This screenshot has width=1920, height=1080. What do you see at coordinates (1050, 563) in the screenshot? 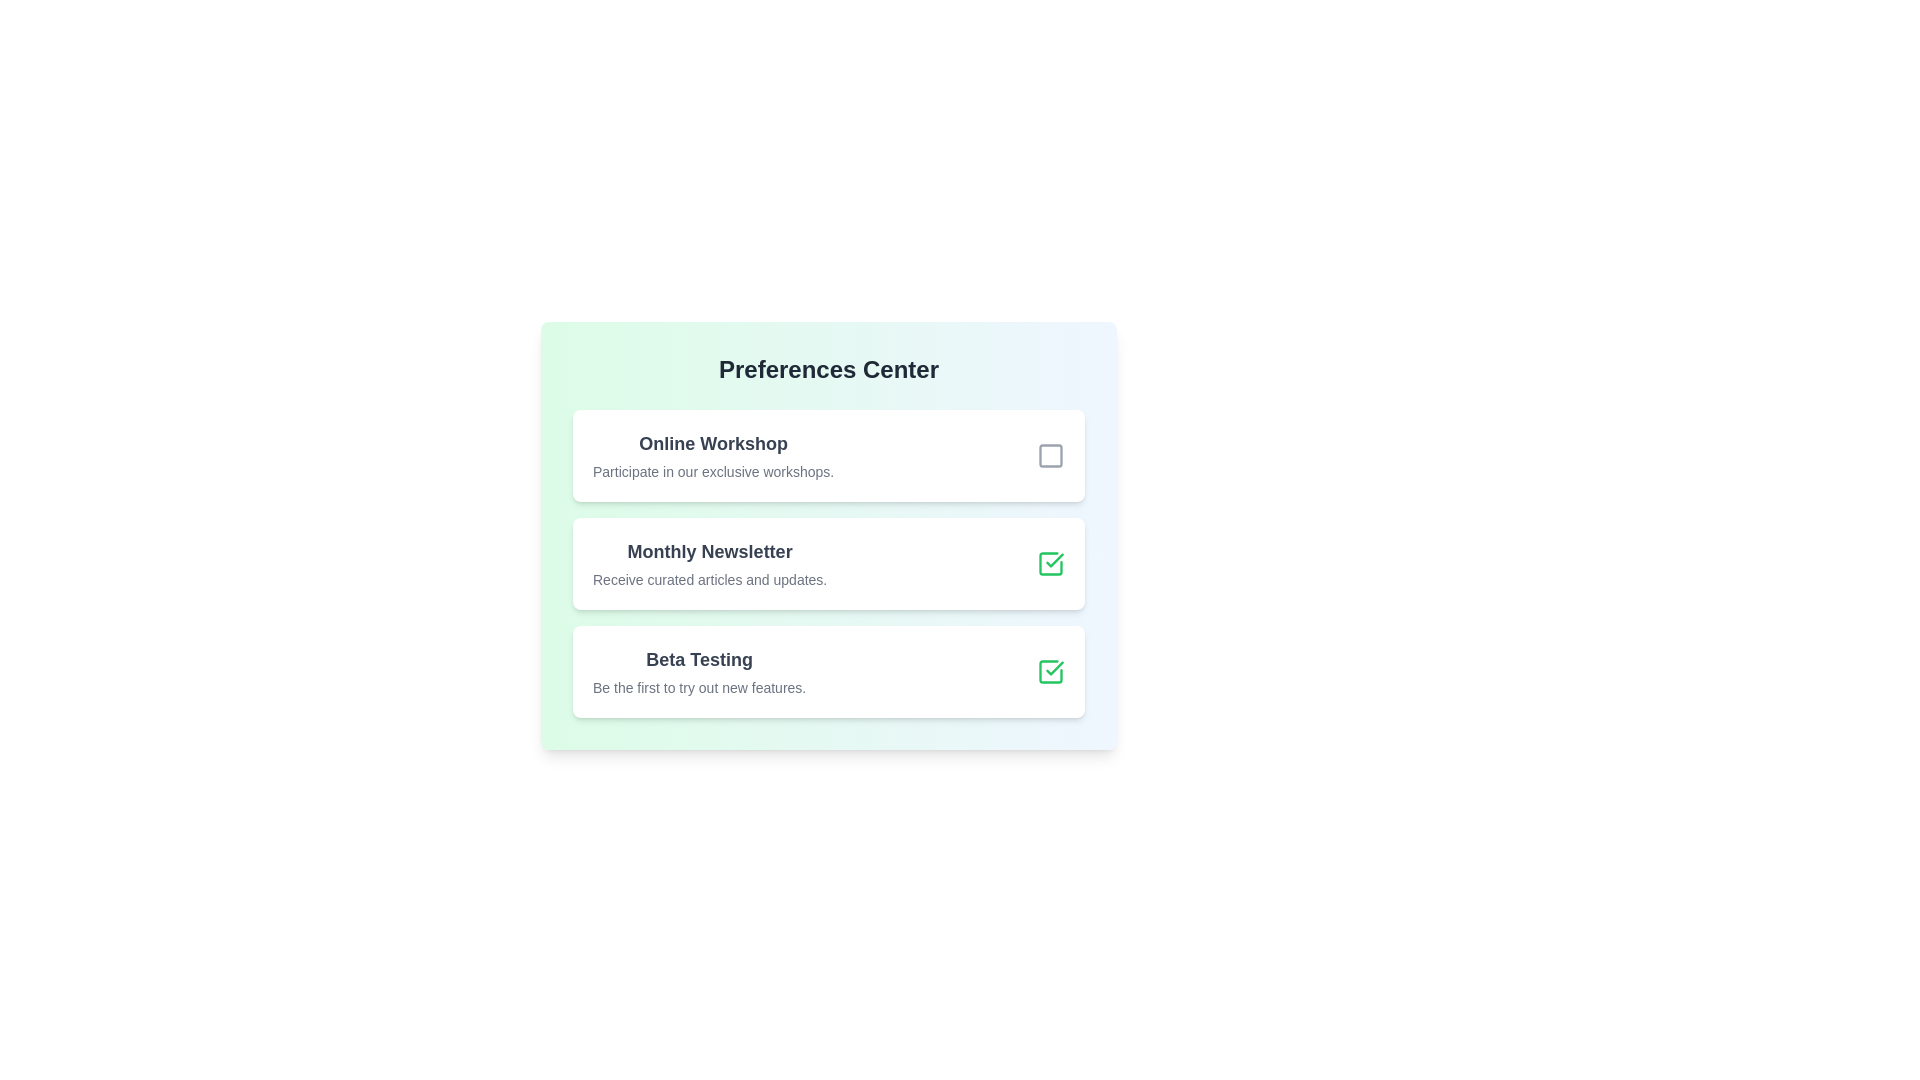
I see `the 'Monthly Newsletter' checkbox located` at bounding box center [1050, 563].